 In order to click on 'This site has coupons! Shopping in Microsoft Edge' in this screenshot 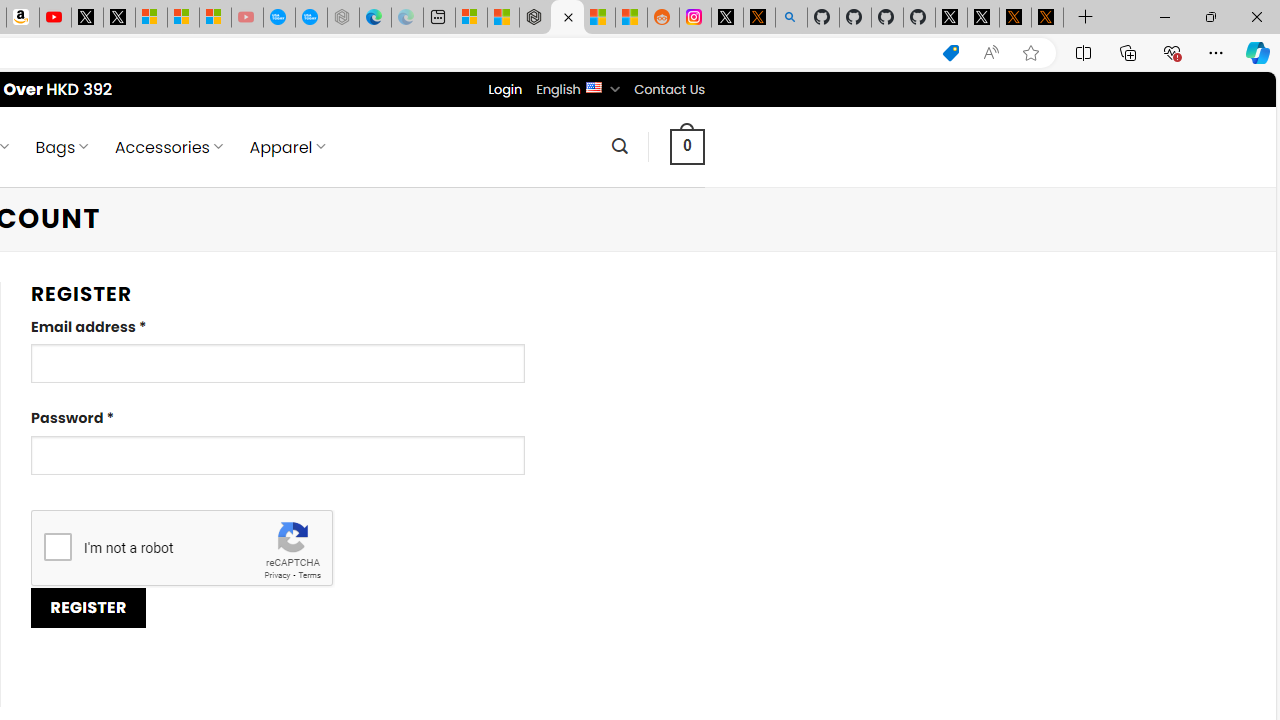, I will do `click(950, 52)`.